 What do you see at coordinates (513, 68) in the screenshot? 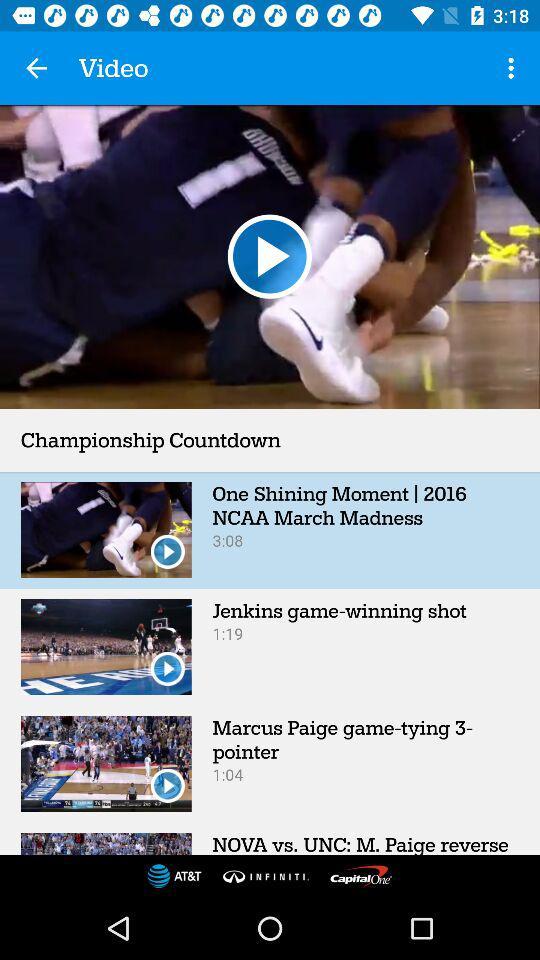
I see `app next to the video app` at bounding box center [513, 68].